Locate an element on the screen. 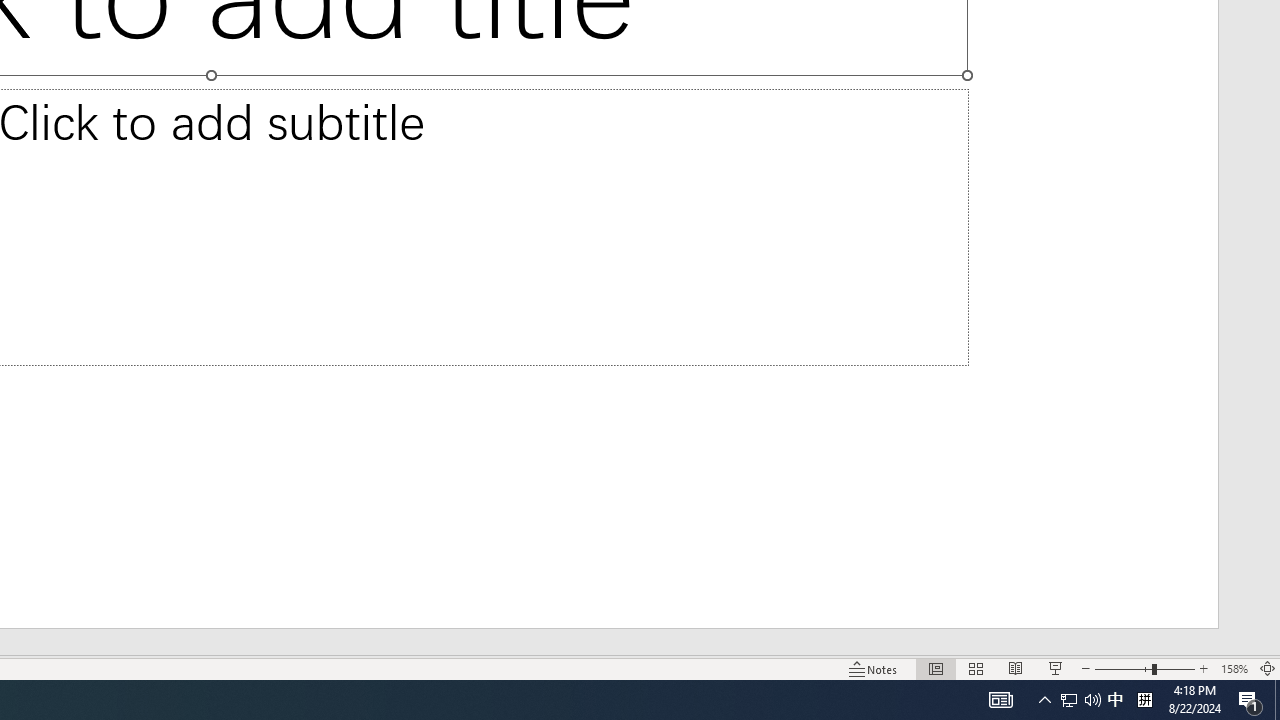  'Zoom 158%' is located at coordinates (1233, 669).